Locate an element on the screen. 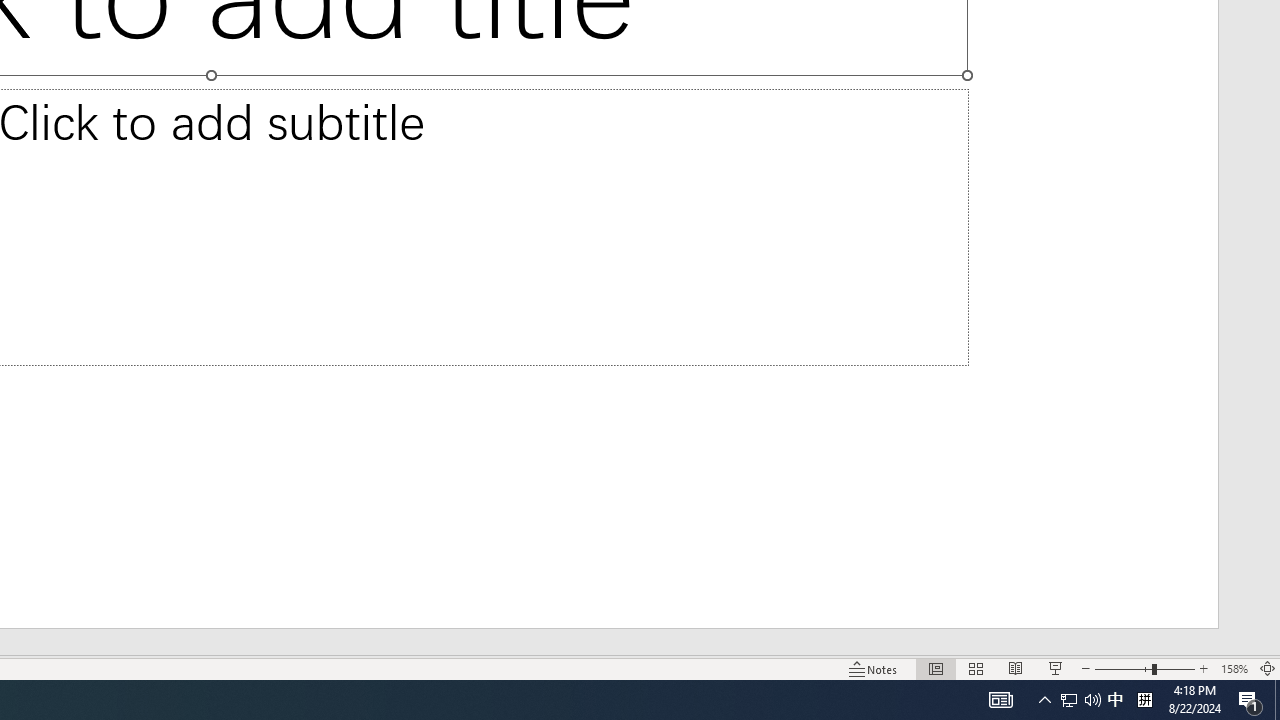  'Zoom 158%' is located at coordinates (1233, 669).